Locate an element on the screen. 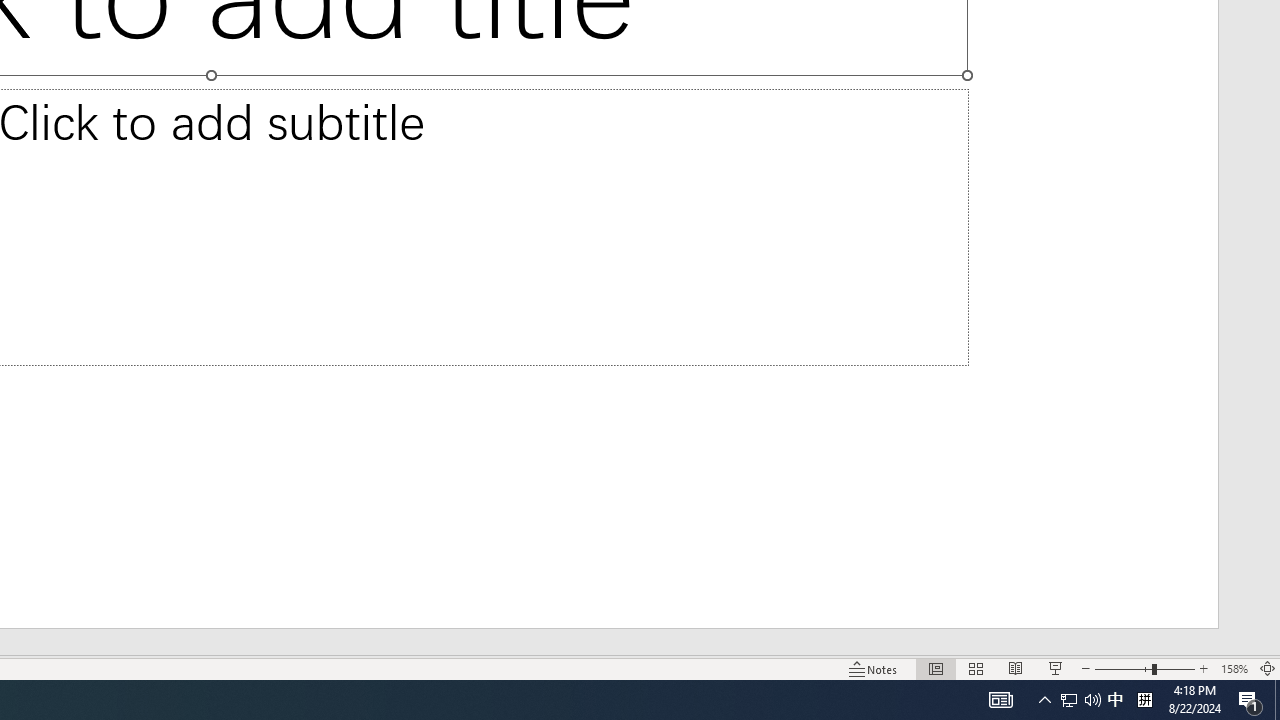  'Zoom 158%' is located at coordinates (1233, 669).